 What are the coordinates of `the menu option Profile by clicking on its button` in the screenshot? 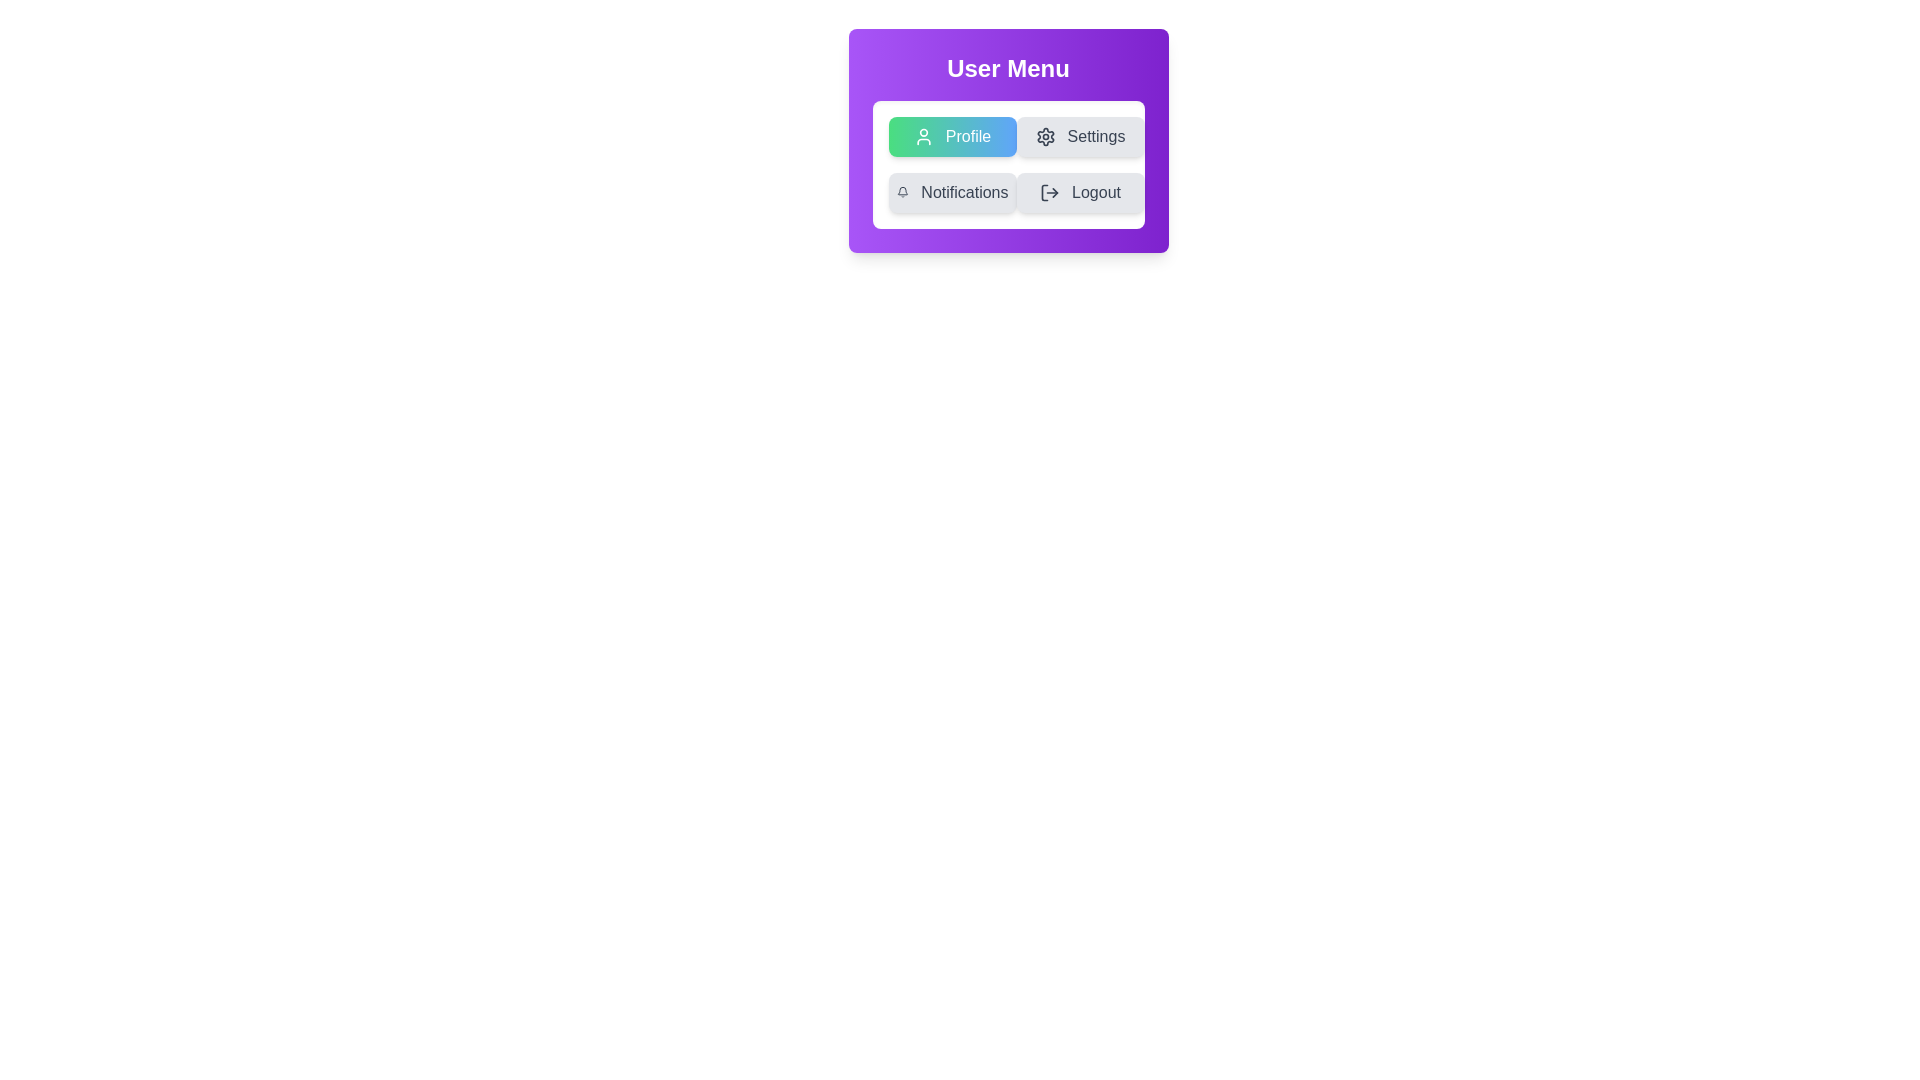 It's located at (951, 136).